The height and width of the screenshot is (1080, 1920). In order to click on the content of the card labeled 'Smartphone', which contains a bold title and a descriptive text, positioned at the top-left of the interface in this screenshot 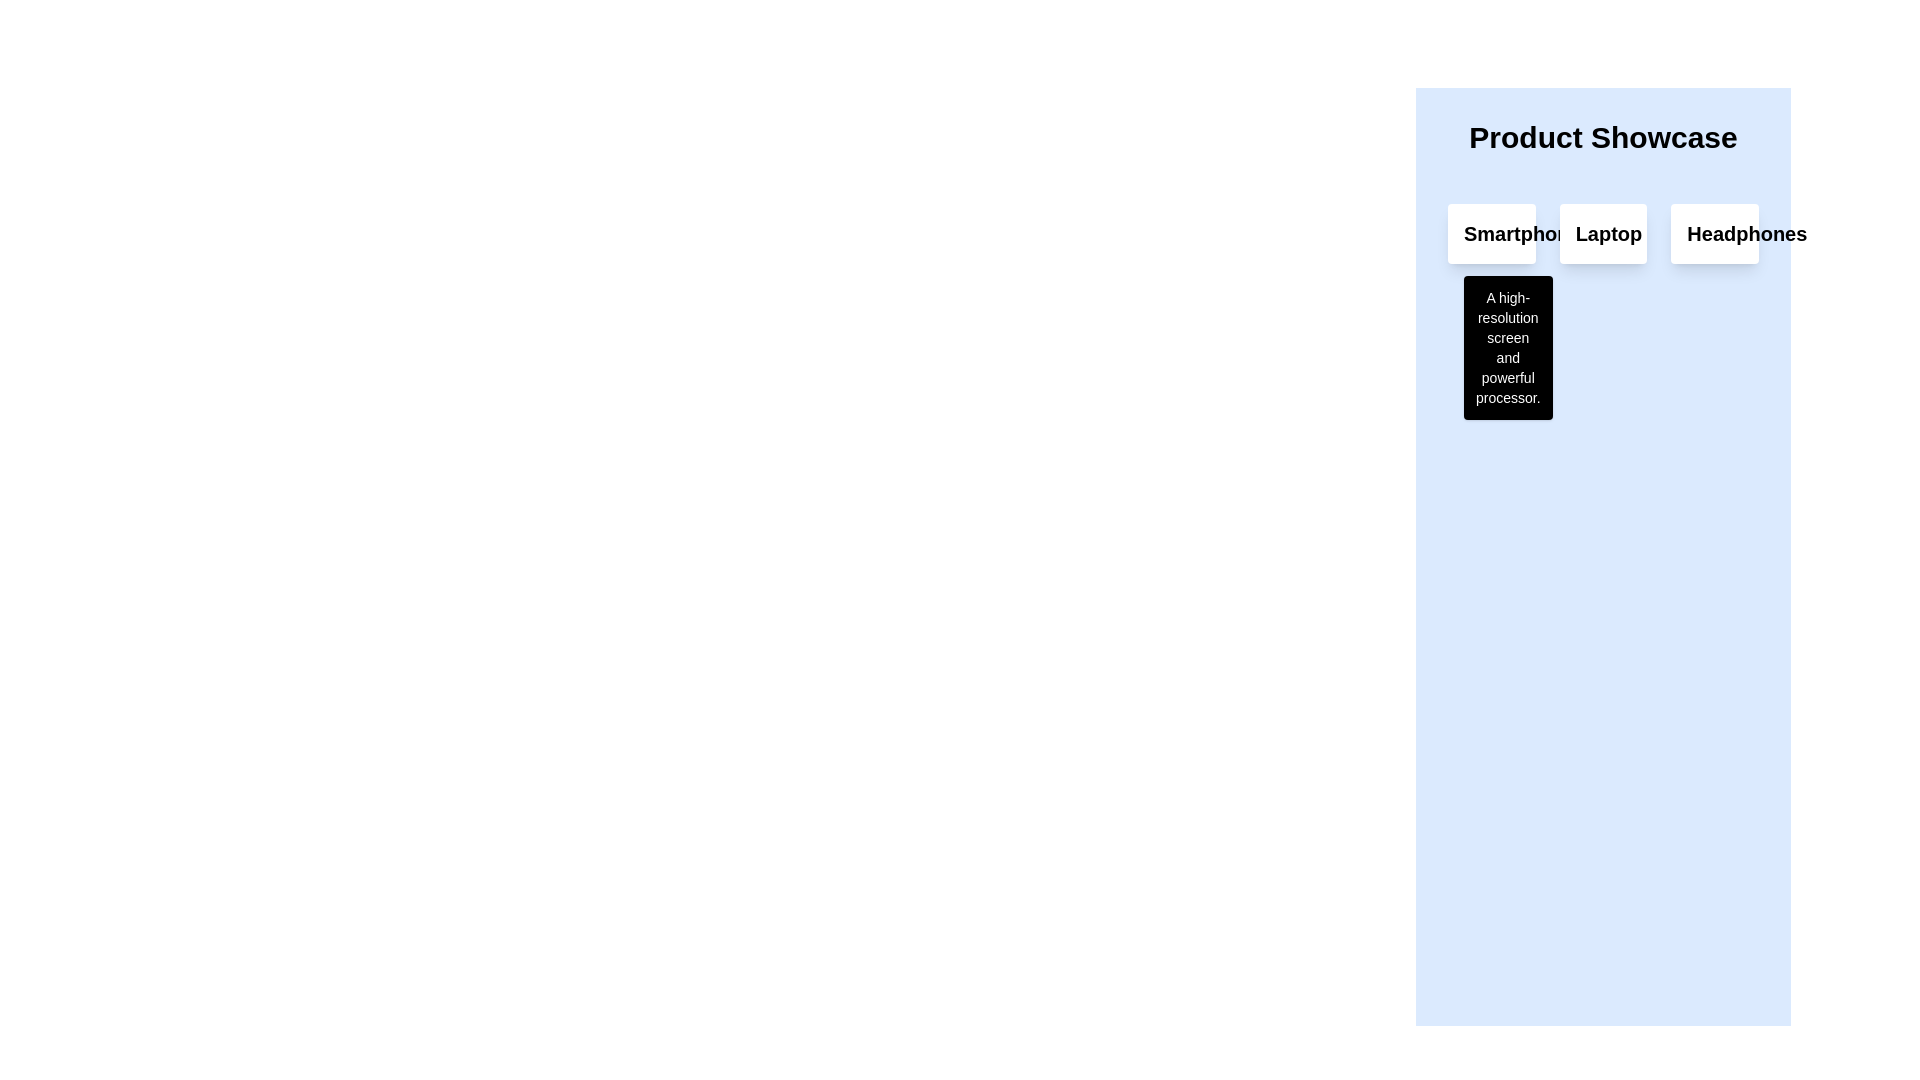, I will do `click(1491, 233)`.